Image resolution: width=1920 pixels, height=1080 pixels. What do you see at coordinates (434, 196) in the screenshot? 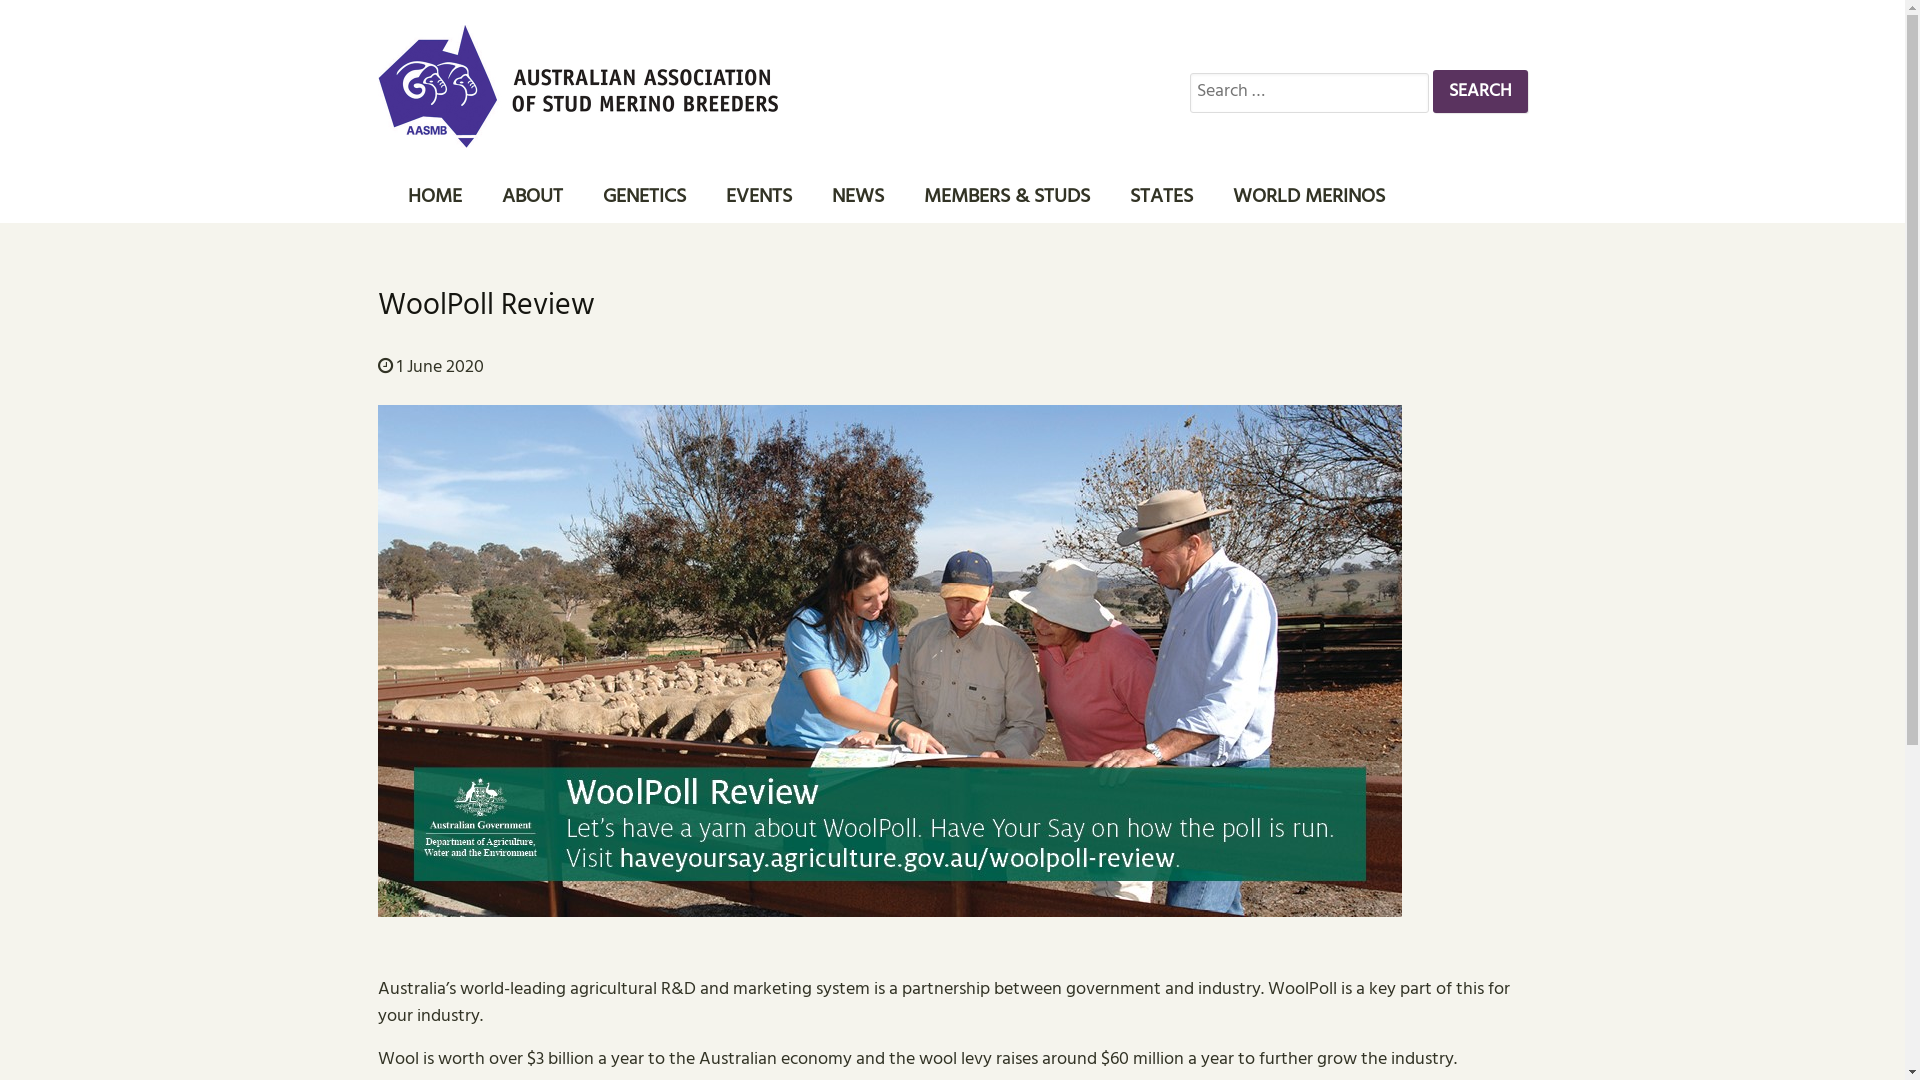
I see `'HOME'` at bounding box center [434, 196].